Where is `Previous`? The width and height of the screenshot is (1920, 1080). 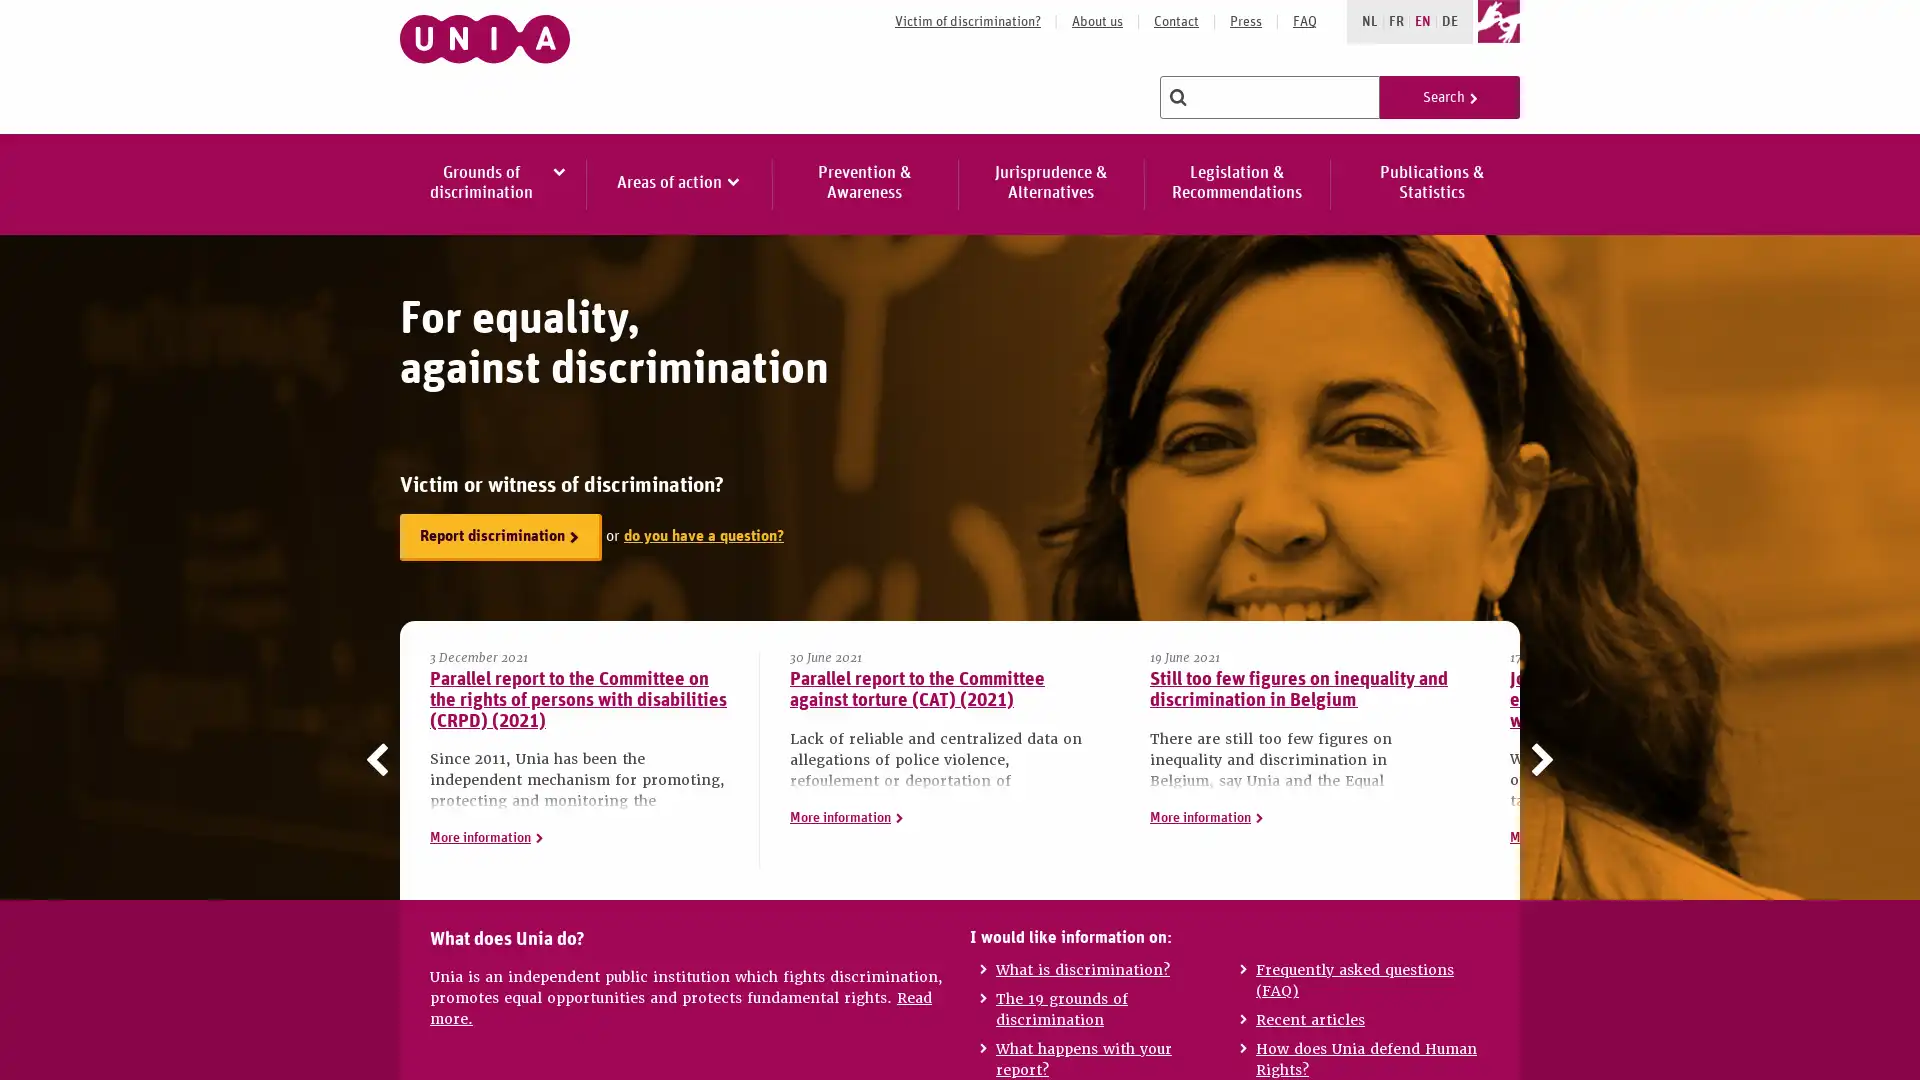
Previous is located at coordinates (382, 759).